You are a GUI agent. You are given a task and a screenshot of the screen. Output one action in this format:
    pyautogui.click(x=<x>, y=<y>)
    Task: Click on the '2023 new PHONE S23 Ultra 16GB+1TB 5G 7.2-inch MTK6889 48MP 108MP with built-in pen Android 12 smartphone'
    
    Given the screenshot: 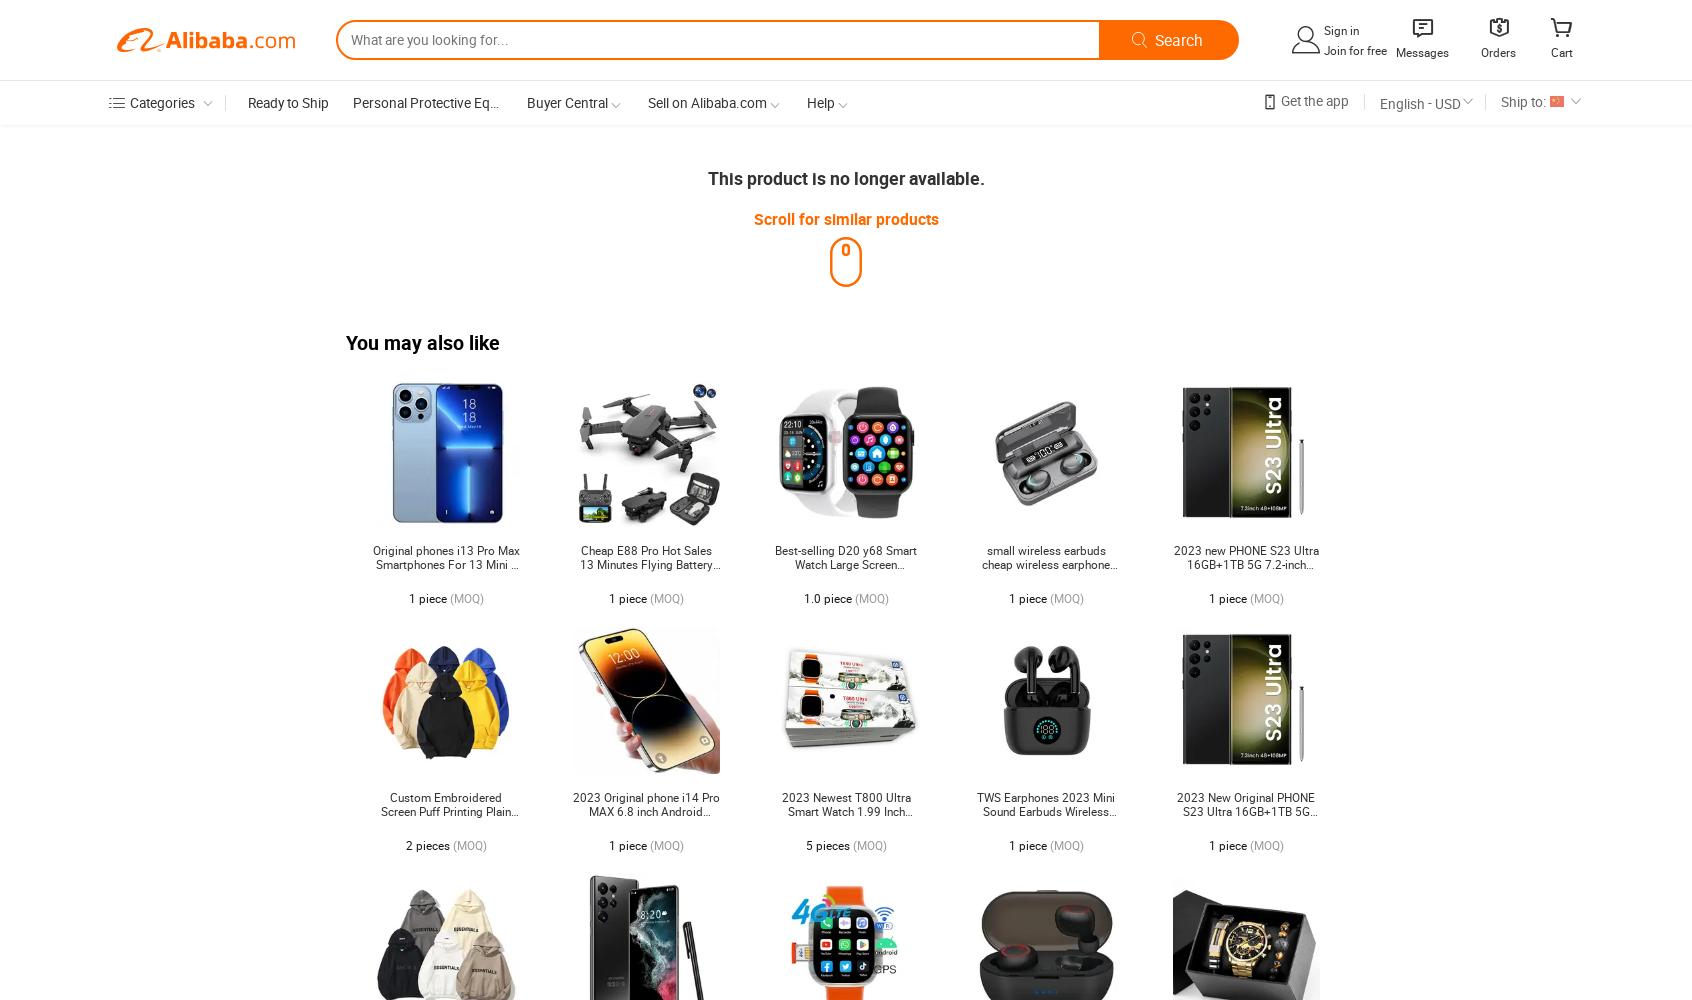 What is the action you would take?
    pyautogui.click(x=1172, y=577)
    